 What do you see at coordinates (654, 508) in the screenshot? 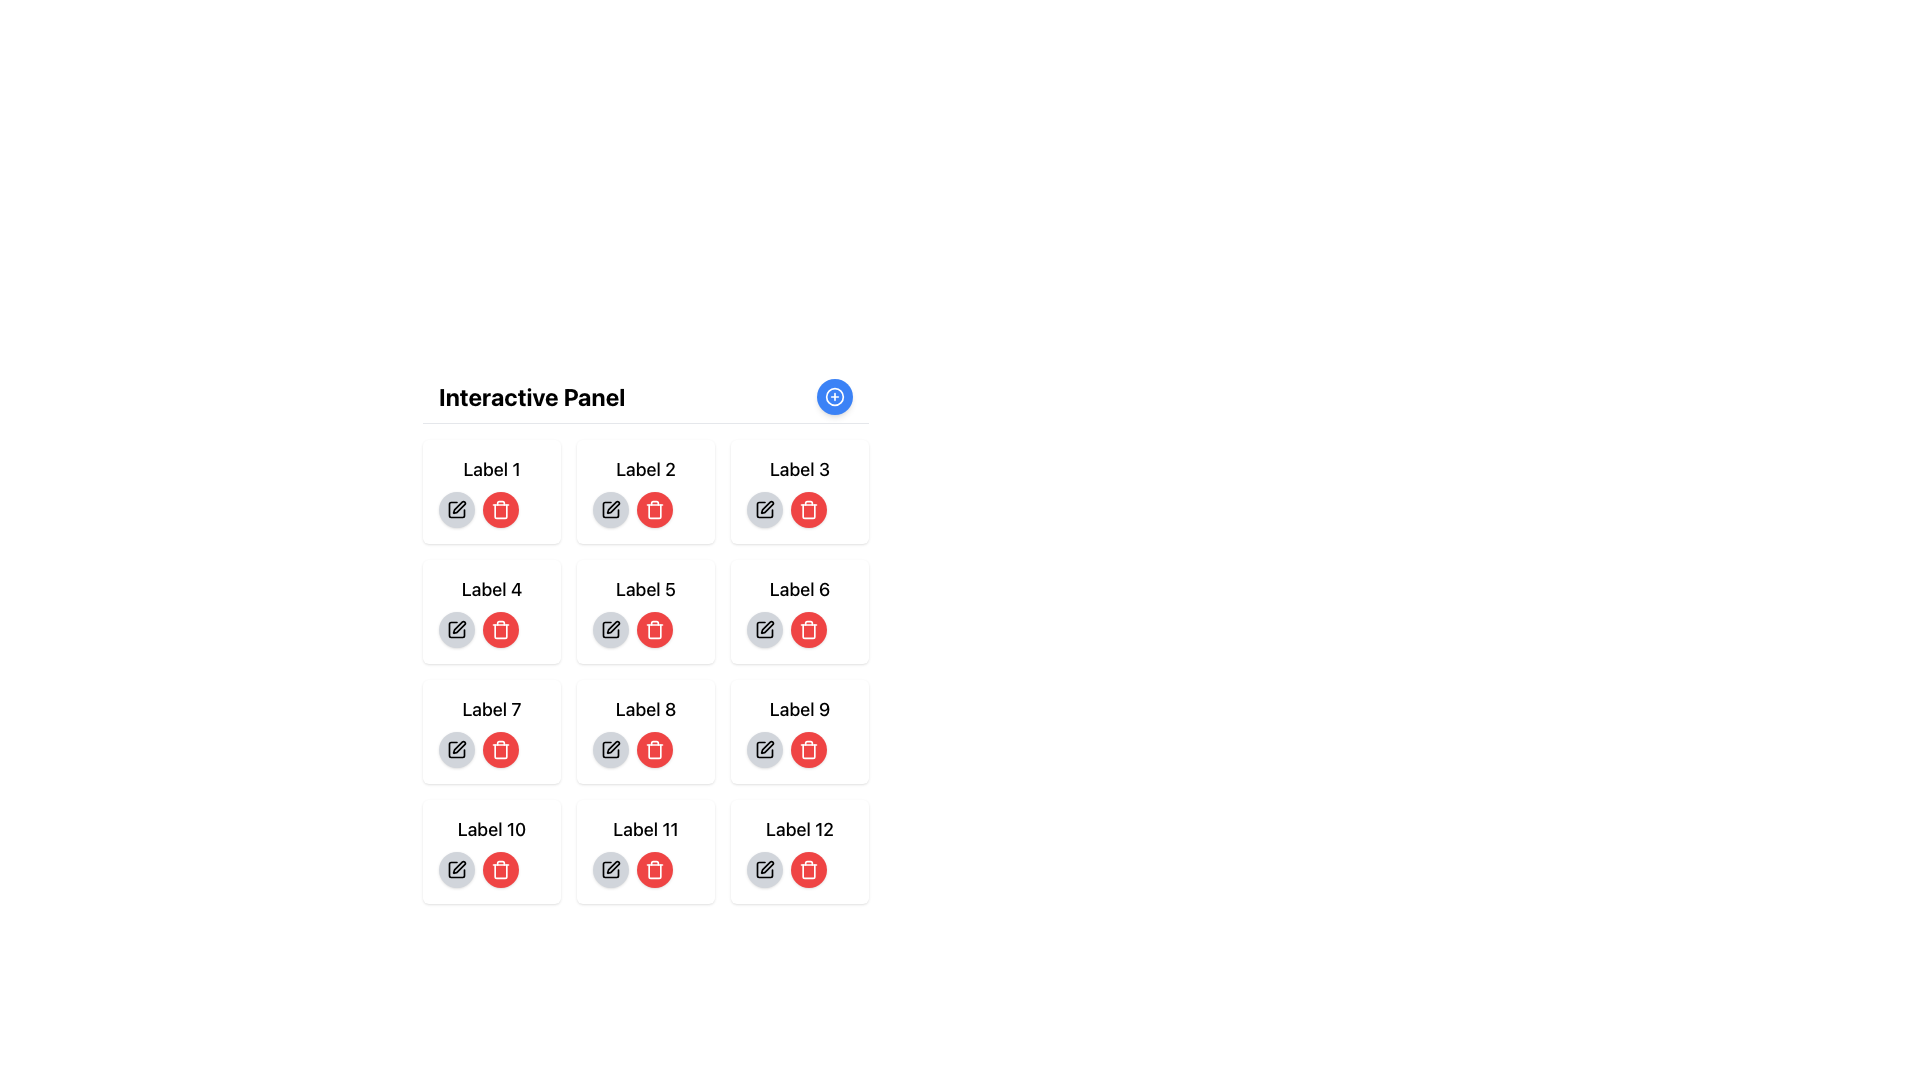
I see `the red circular button icon styled as a trash can, located in the second column of the first row next to 'Label 2'` at bounding box center [654, 508].